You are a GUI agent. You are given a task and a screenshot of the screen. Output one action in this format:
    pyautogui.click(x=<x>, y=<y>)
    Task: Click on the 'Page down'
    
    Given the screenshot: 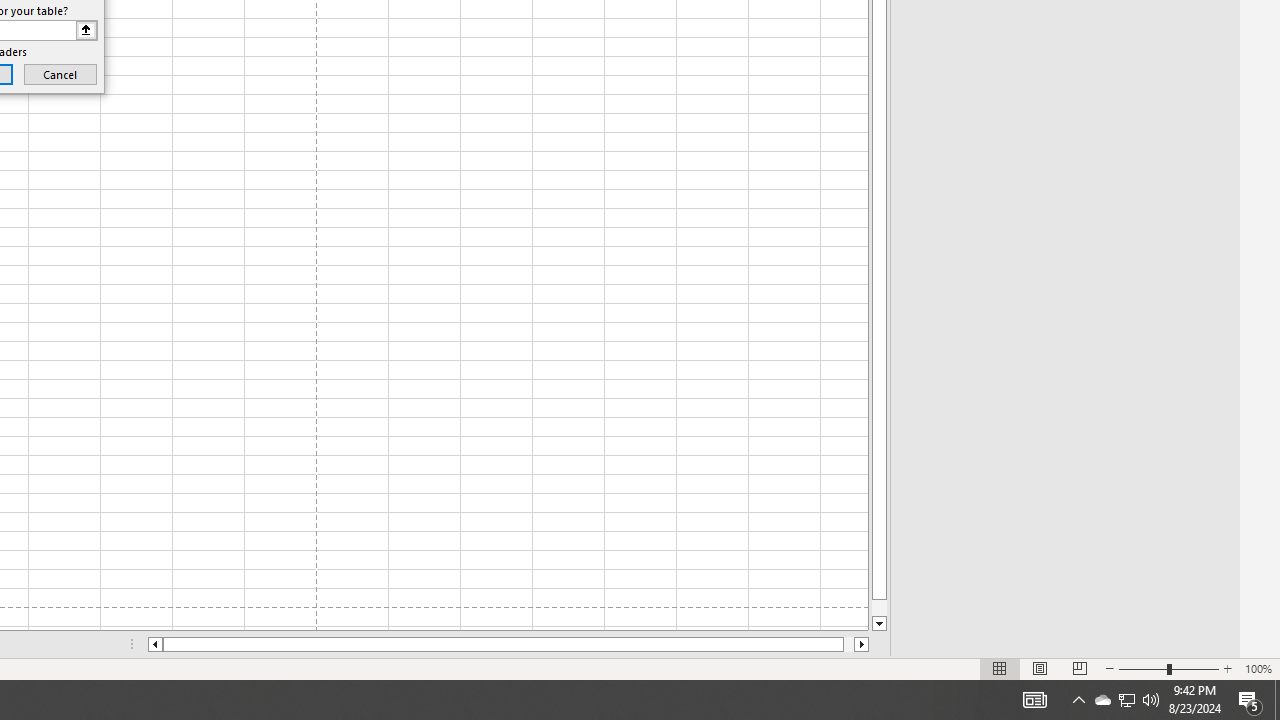 What is the action you would take?
    pyautogui.click(x=879, y=607)
    